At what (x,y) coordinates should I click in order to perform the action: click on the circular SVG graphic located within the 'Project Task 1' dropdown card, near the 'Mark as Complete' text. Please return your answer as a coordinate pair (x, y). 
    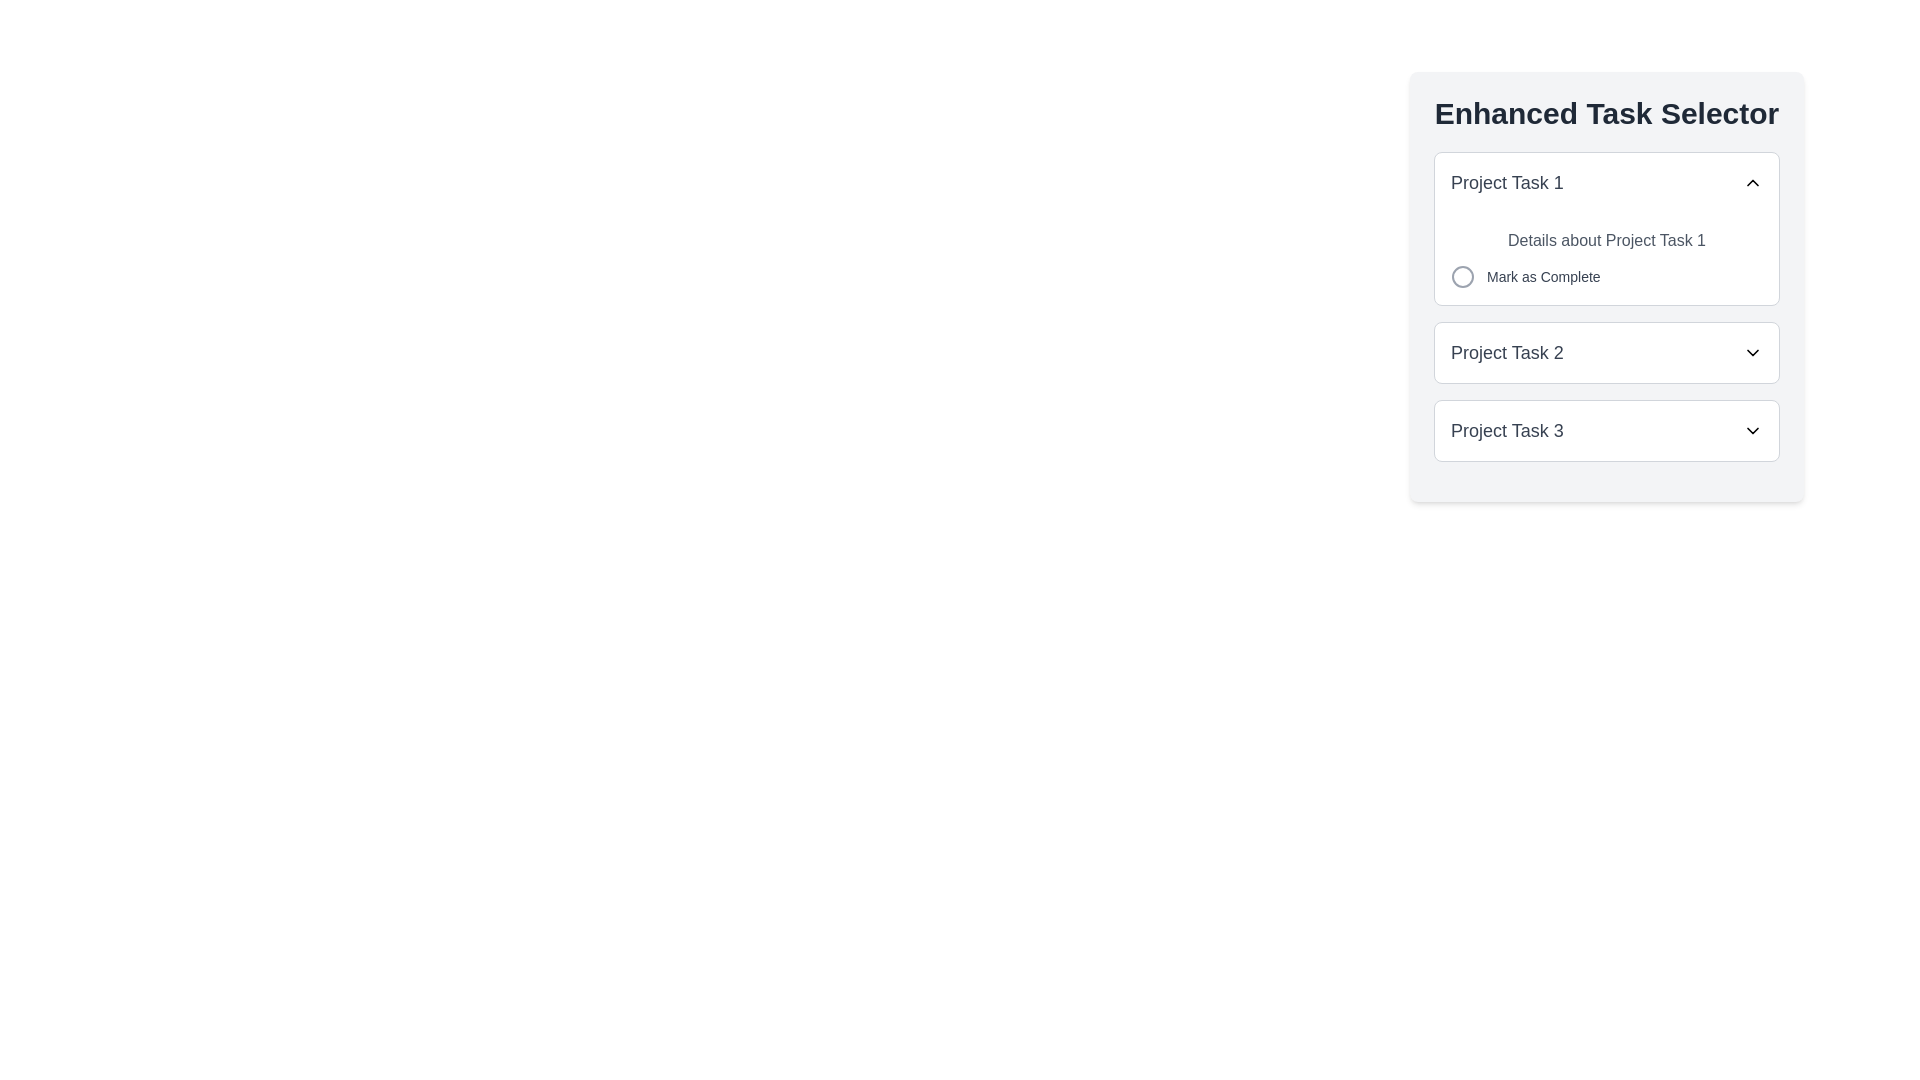
    Looking at the image, I should click on (1463, 277).